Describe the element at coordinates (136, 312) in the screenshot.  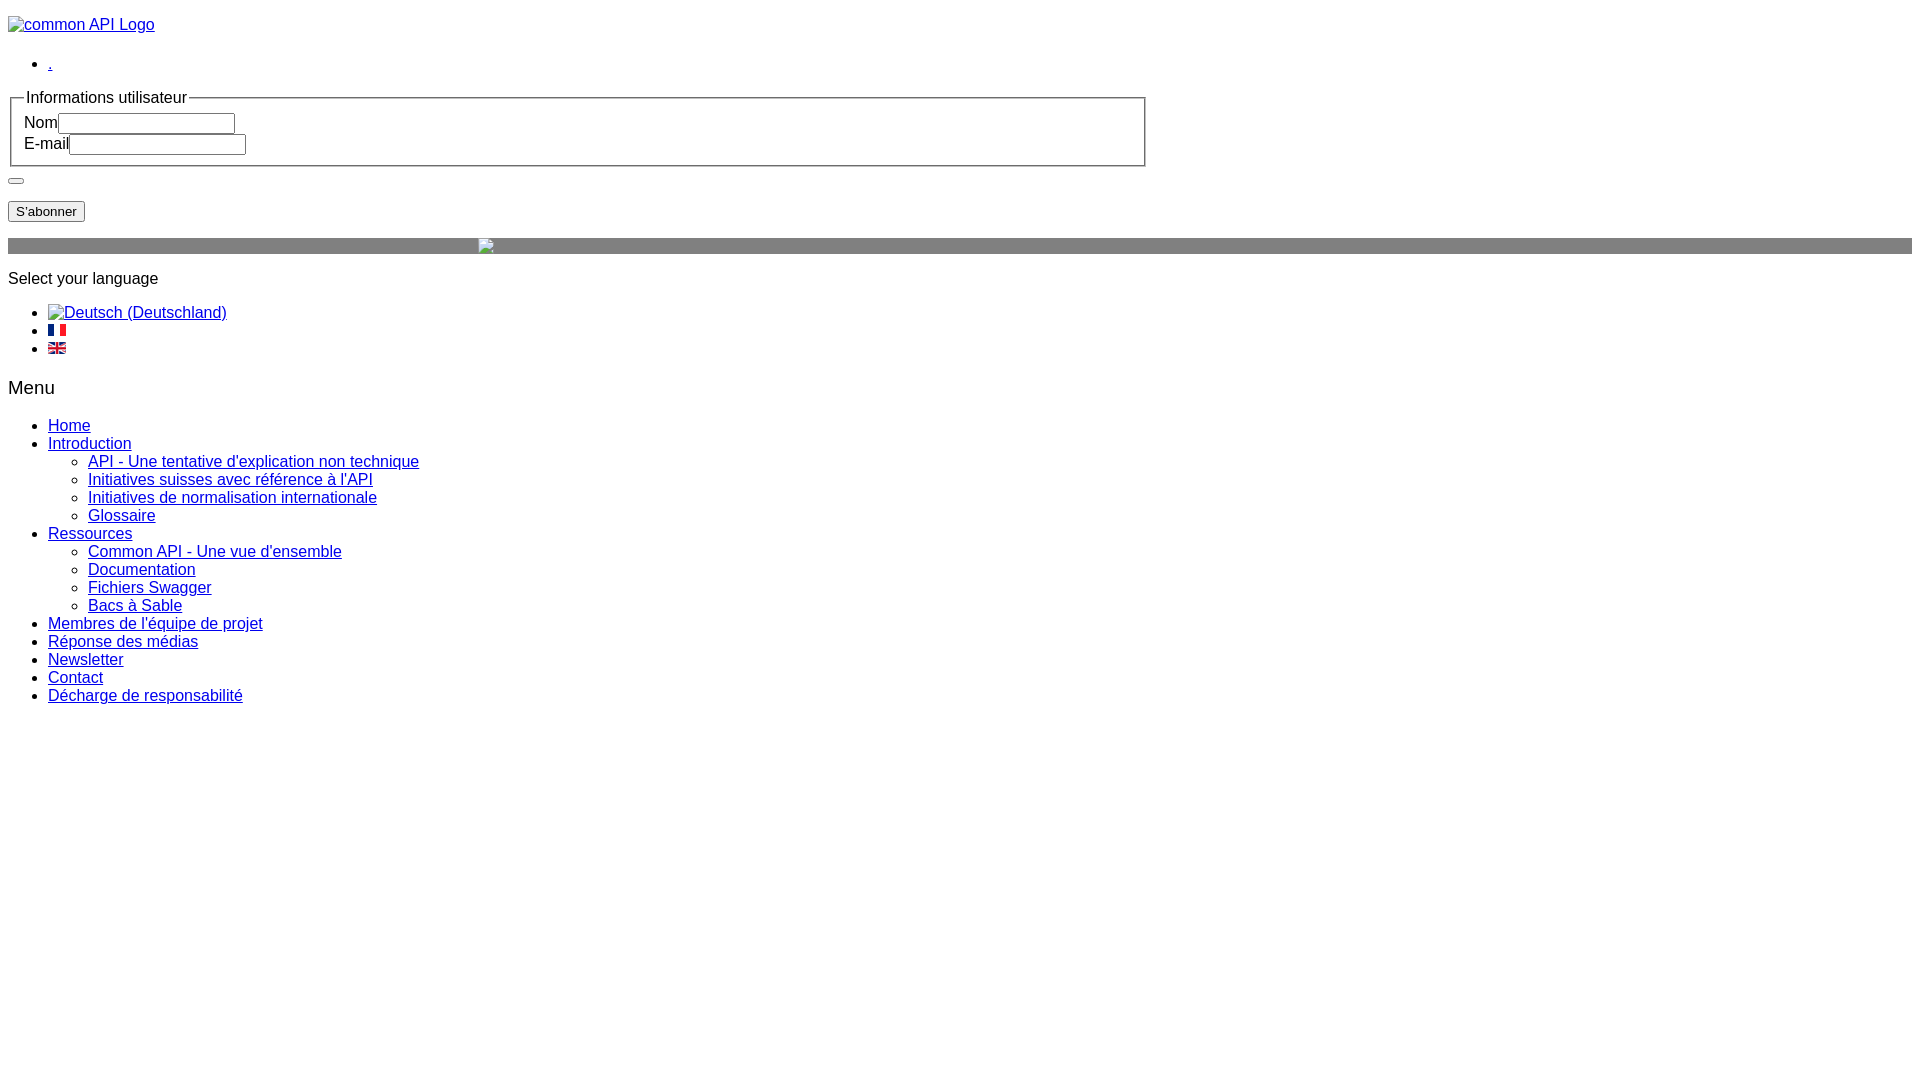
I see `'Deutsch (Deutschland)'` at that location.